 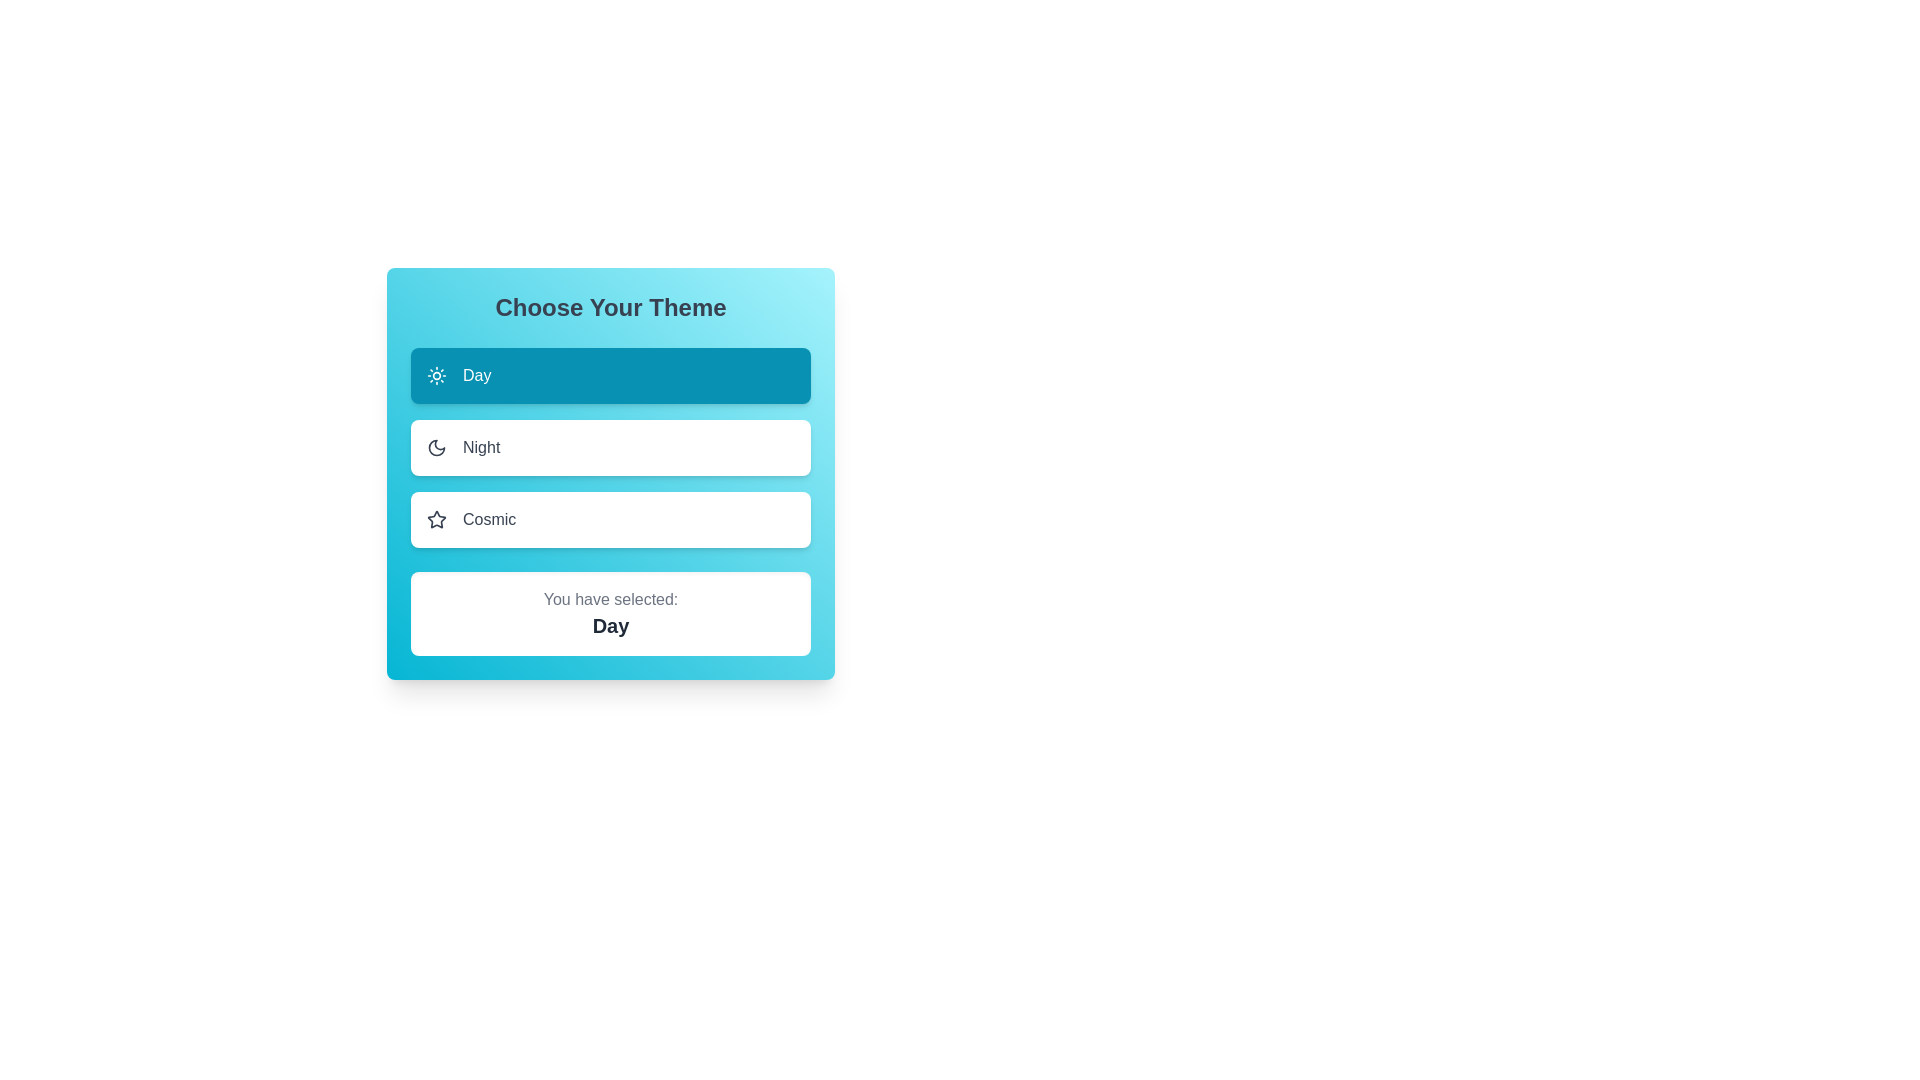 I want to click on the 'Day' theme button, which is the first selectable option in the 'Choose Your Theme' section, so click(x=609, y=375).